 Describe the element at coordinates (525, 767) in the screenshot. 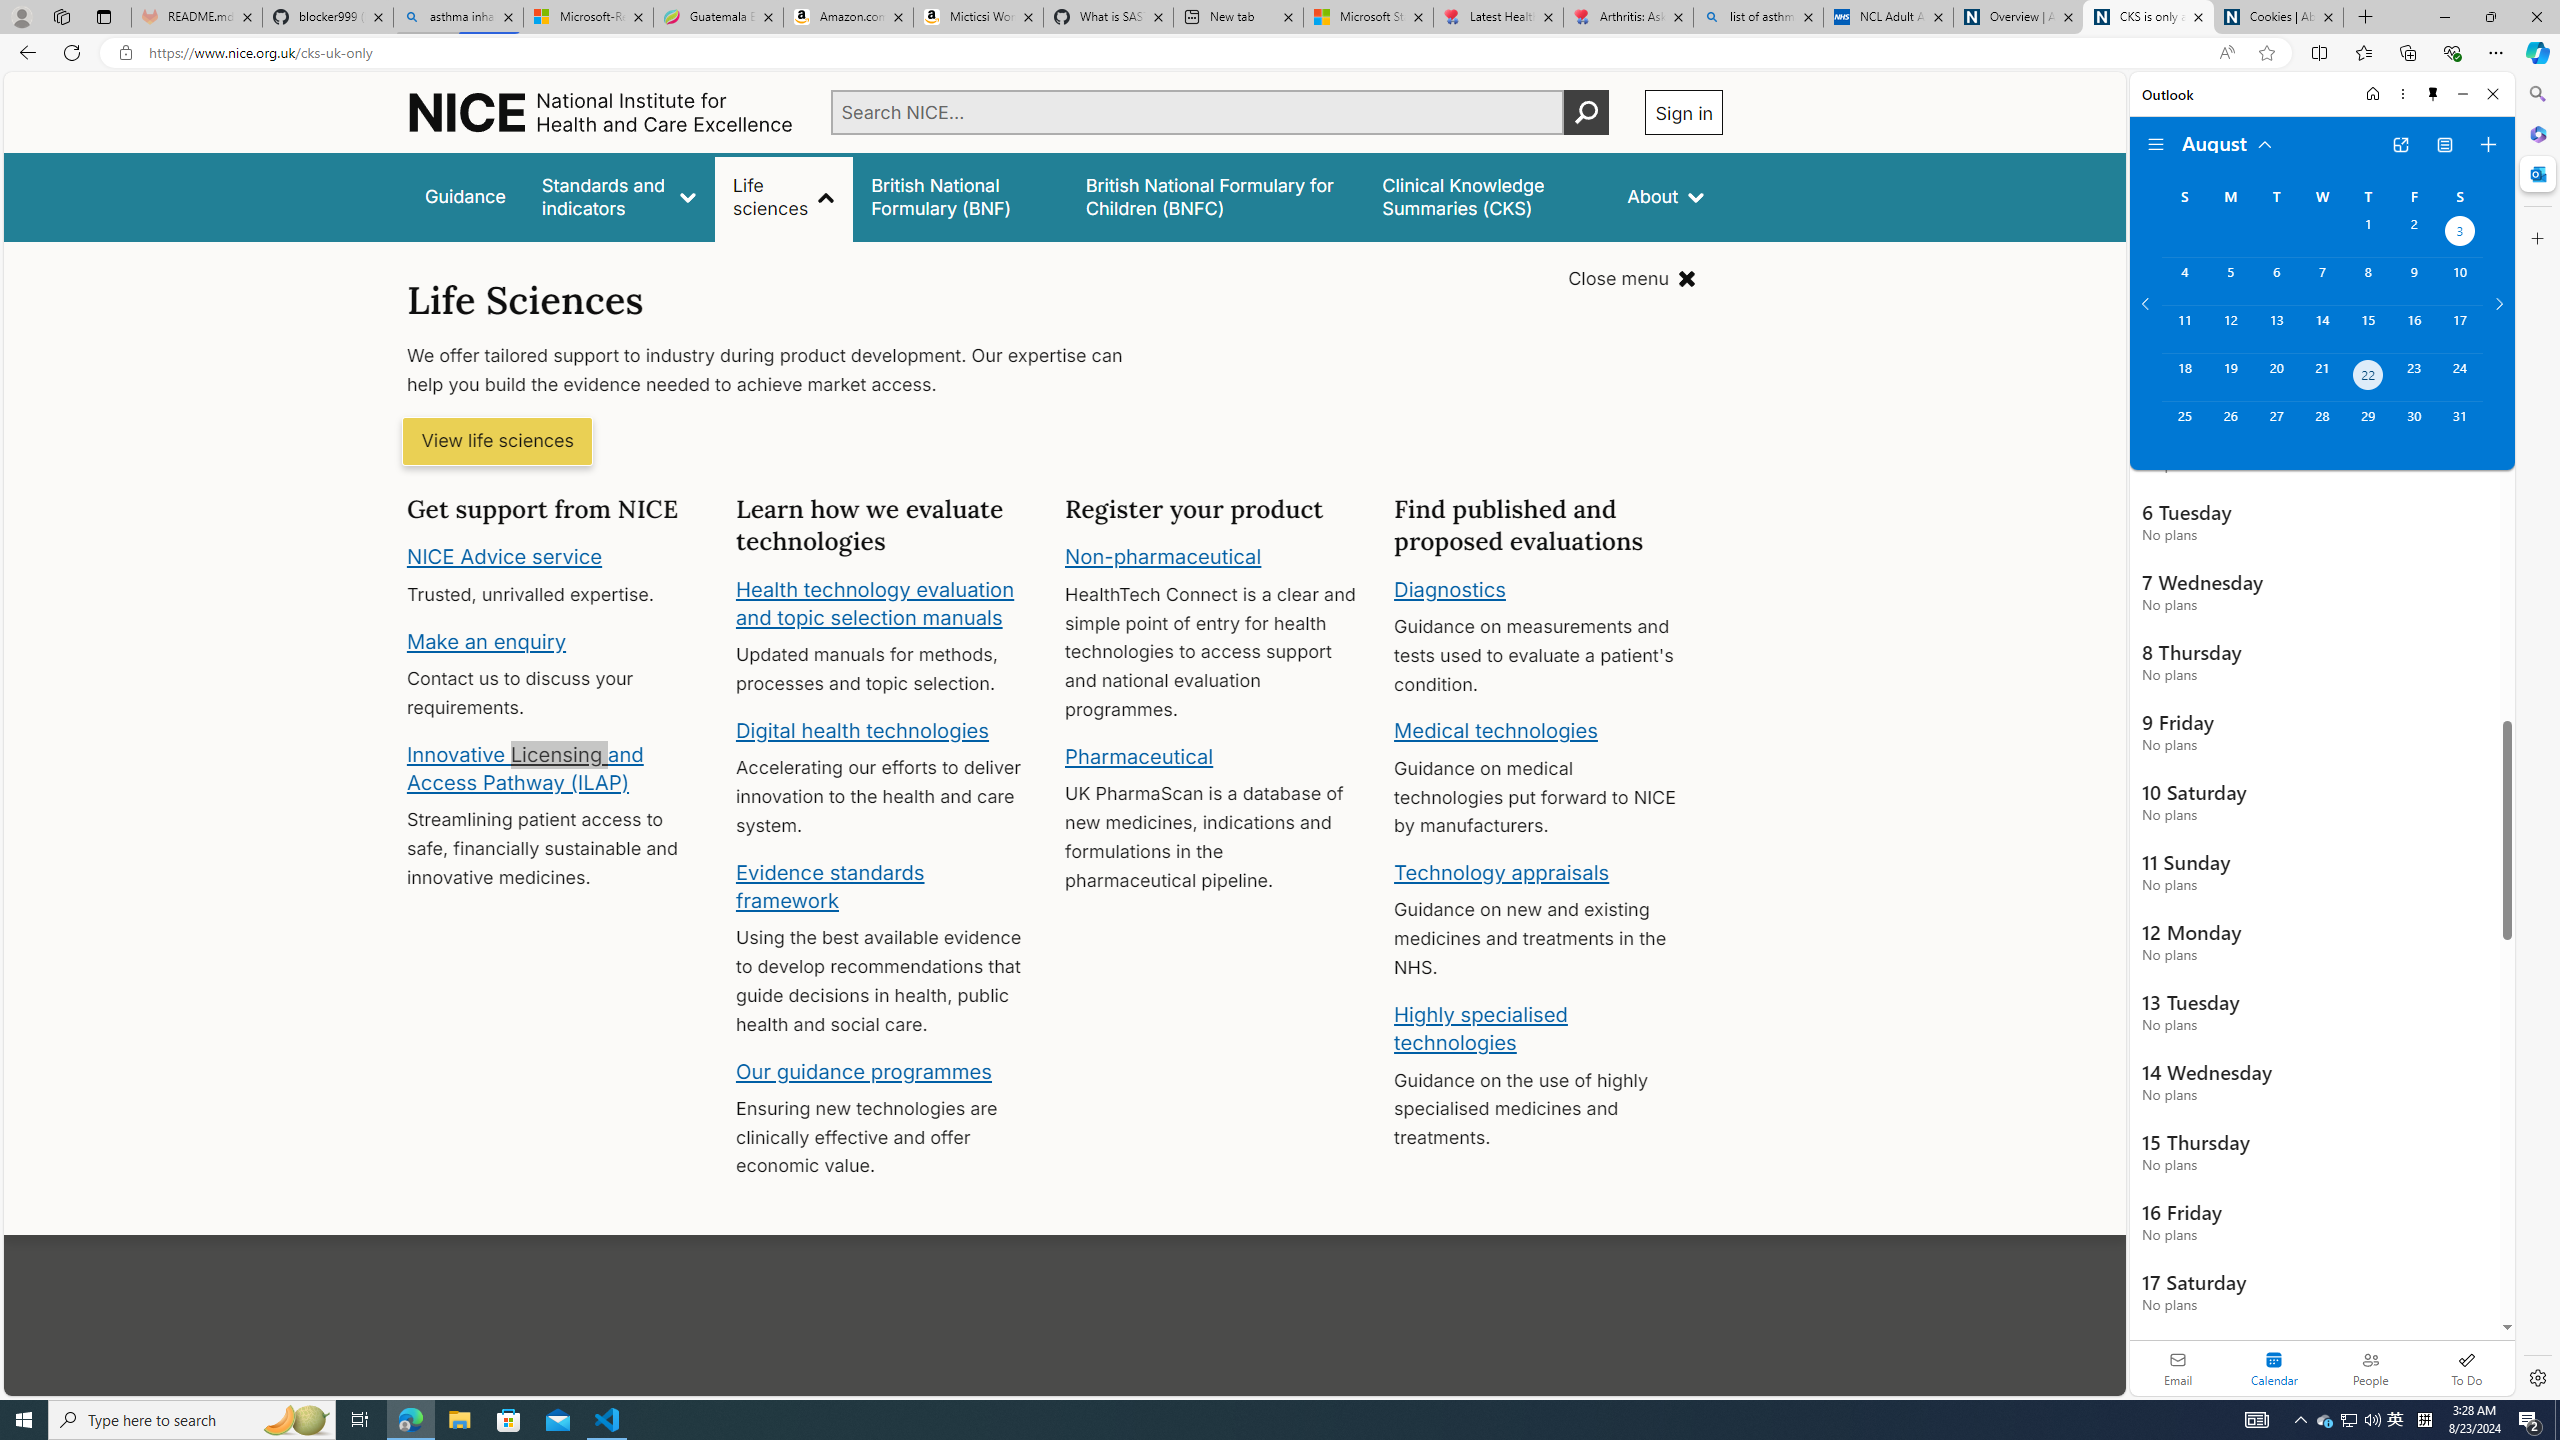

I see `'Innovative Licensing and Access Pathway (ILAP)'` at that location.